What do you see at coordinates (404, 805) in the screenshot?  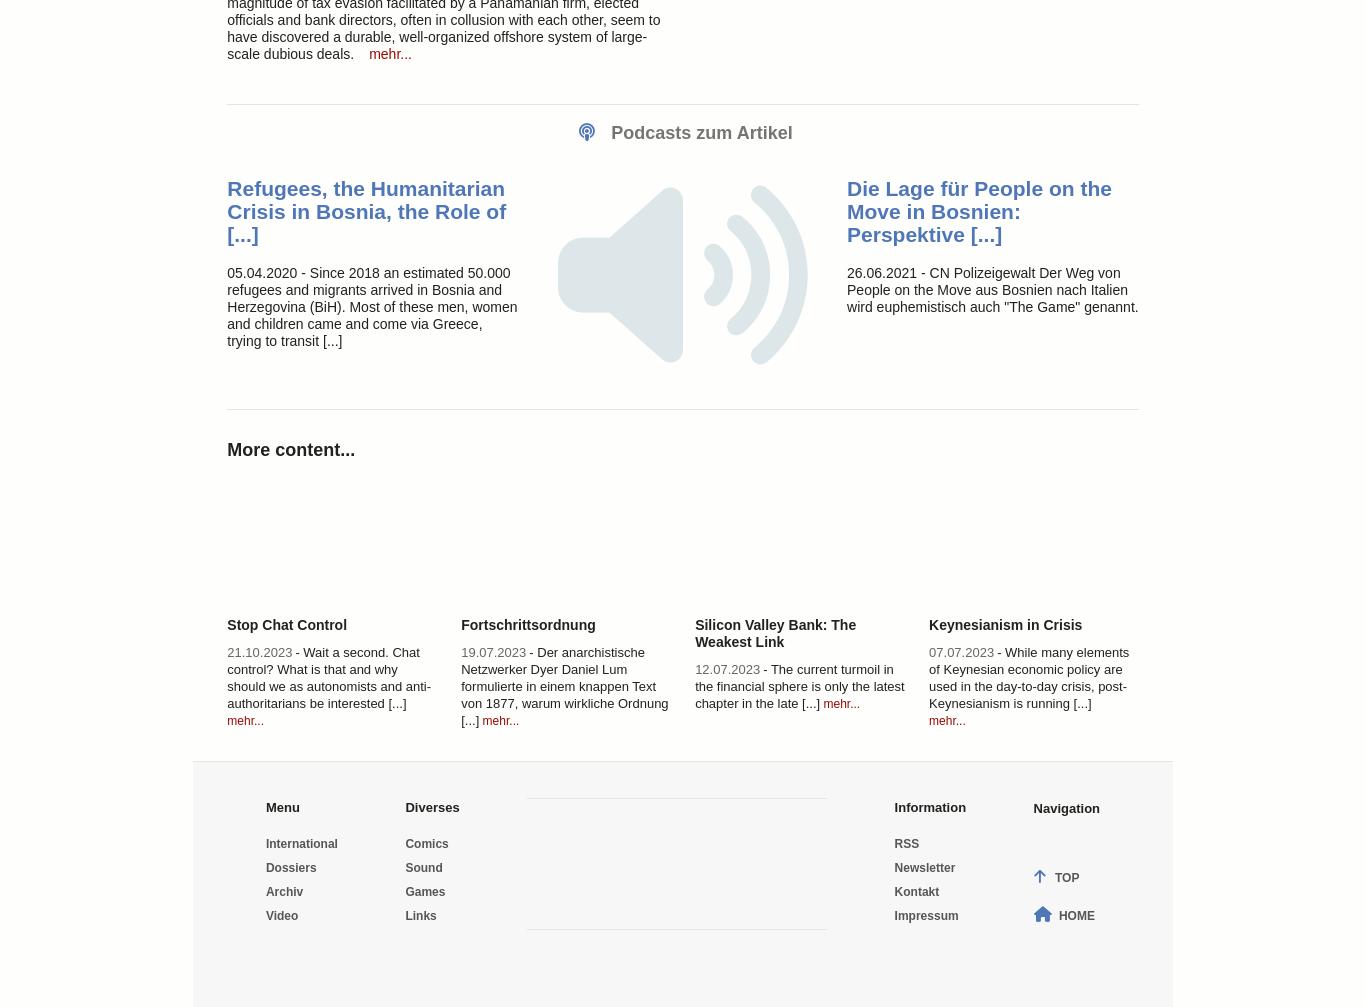 I see `'Diverses'` at bounding box center [404, 805].